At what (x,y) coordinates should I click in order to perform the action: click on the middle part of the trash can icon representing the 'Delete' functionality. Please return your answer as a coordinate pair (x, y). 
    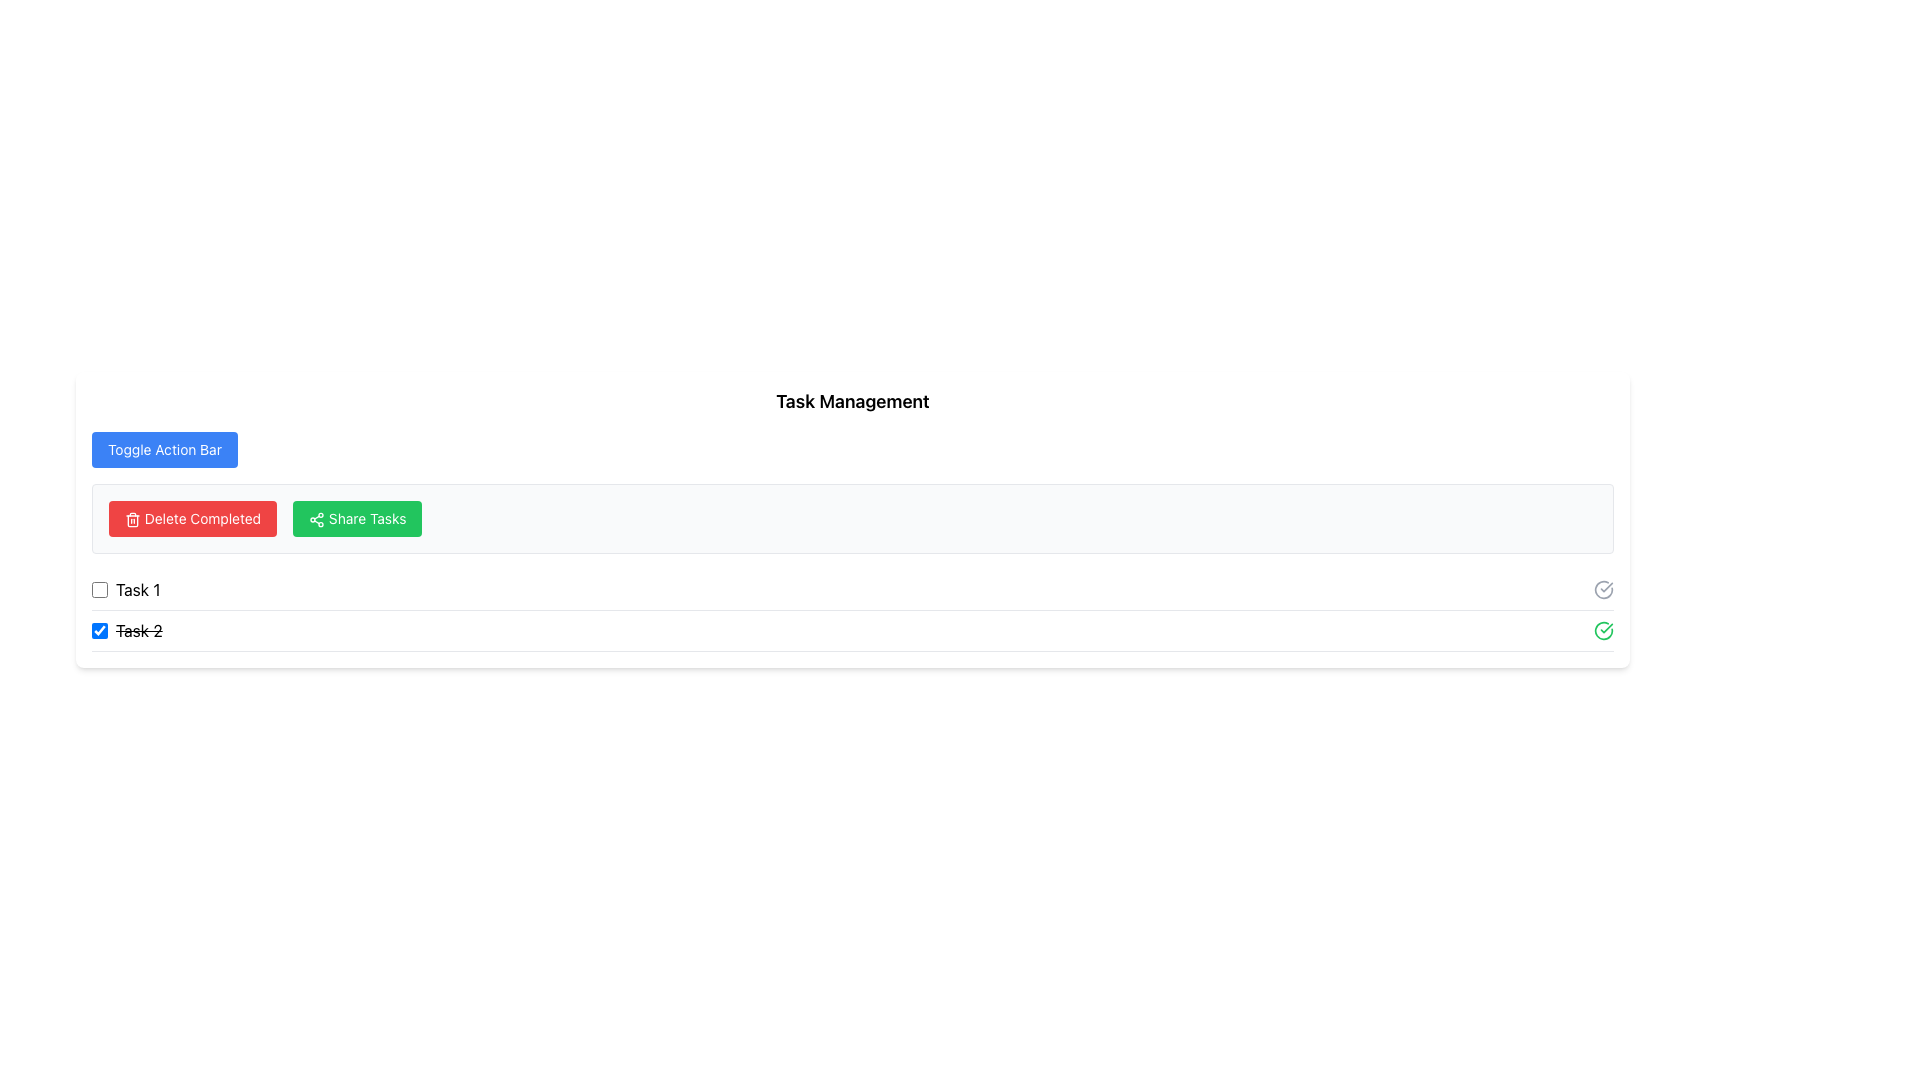
    Looking at the image, I should click on (132, 519).